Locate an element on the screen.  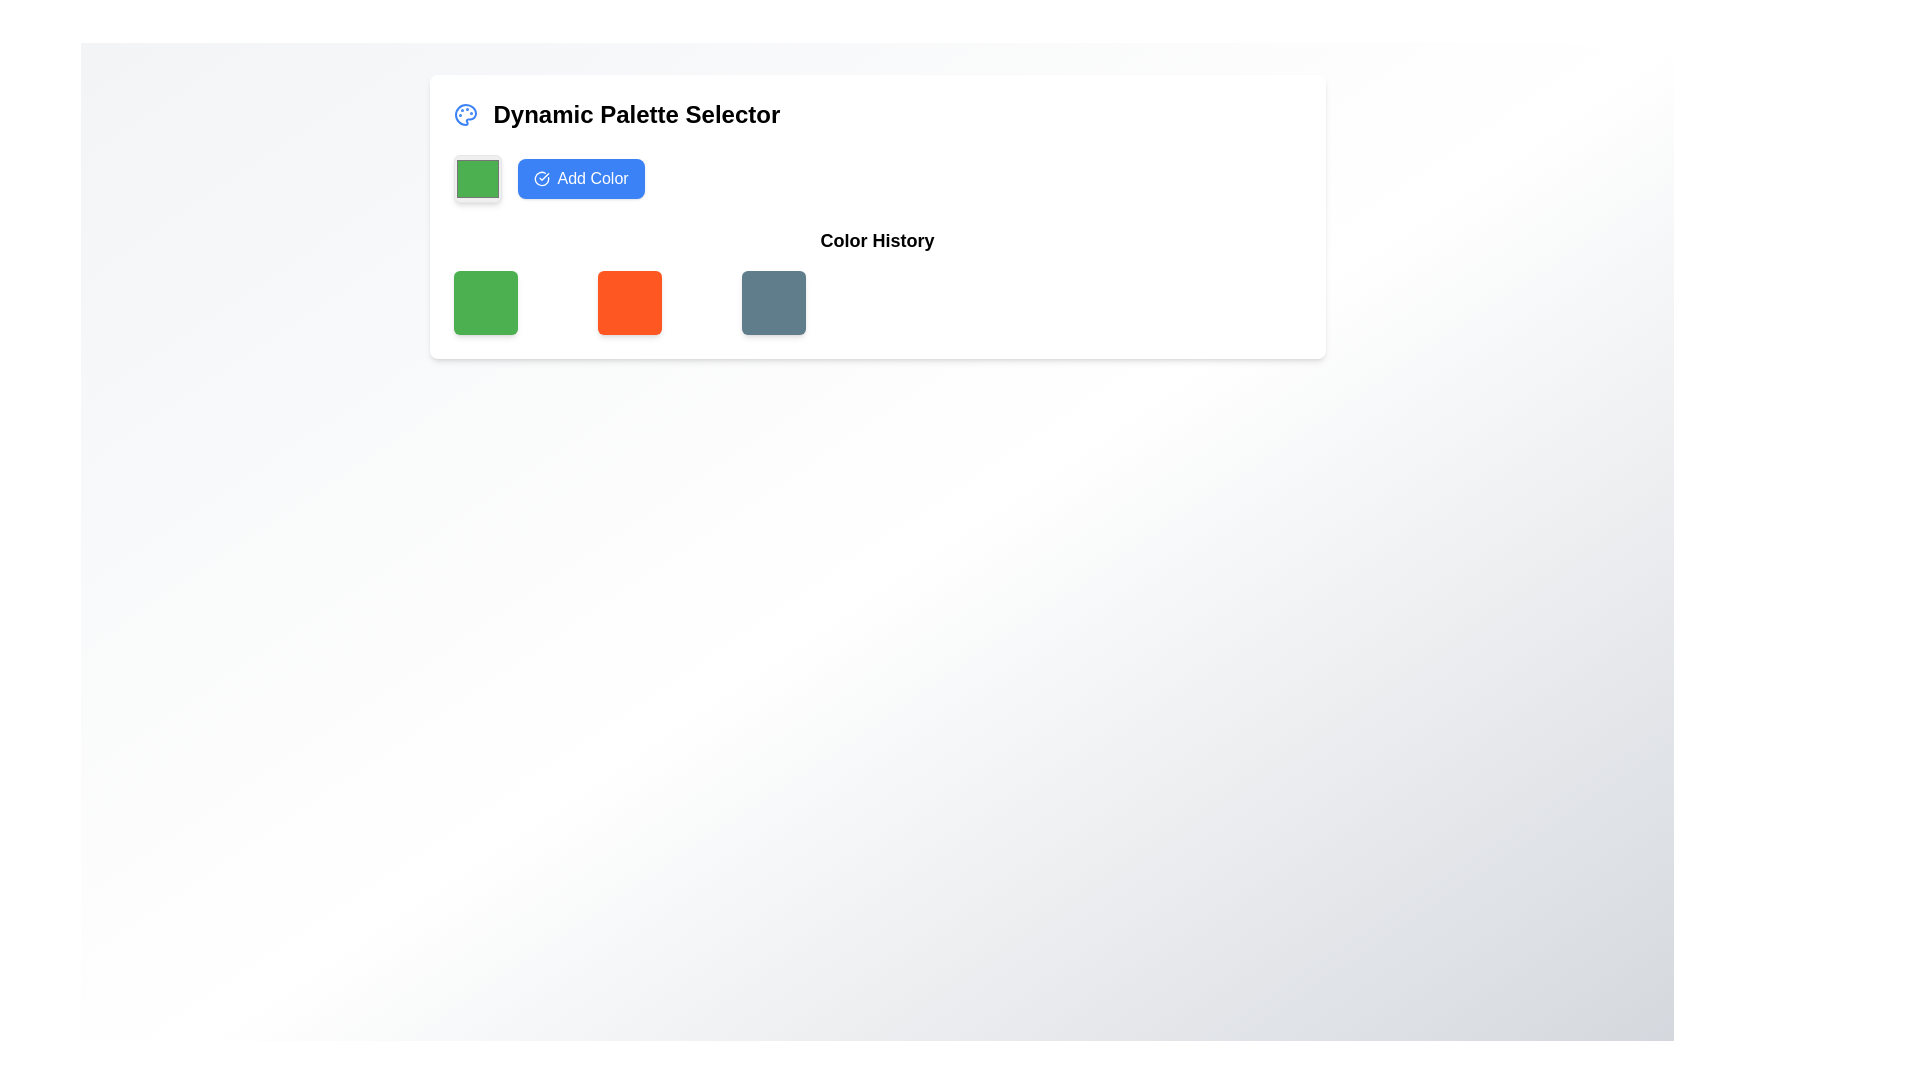
the square-shaped color selector box with a green fill (#4caf50) is located at coordinates (476, 177).